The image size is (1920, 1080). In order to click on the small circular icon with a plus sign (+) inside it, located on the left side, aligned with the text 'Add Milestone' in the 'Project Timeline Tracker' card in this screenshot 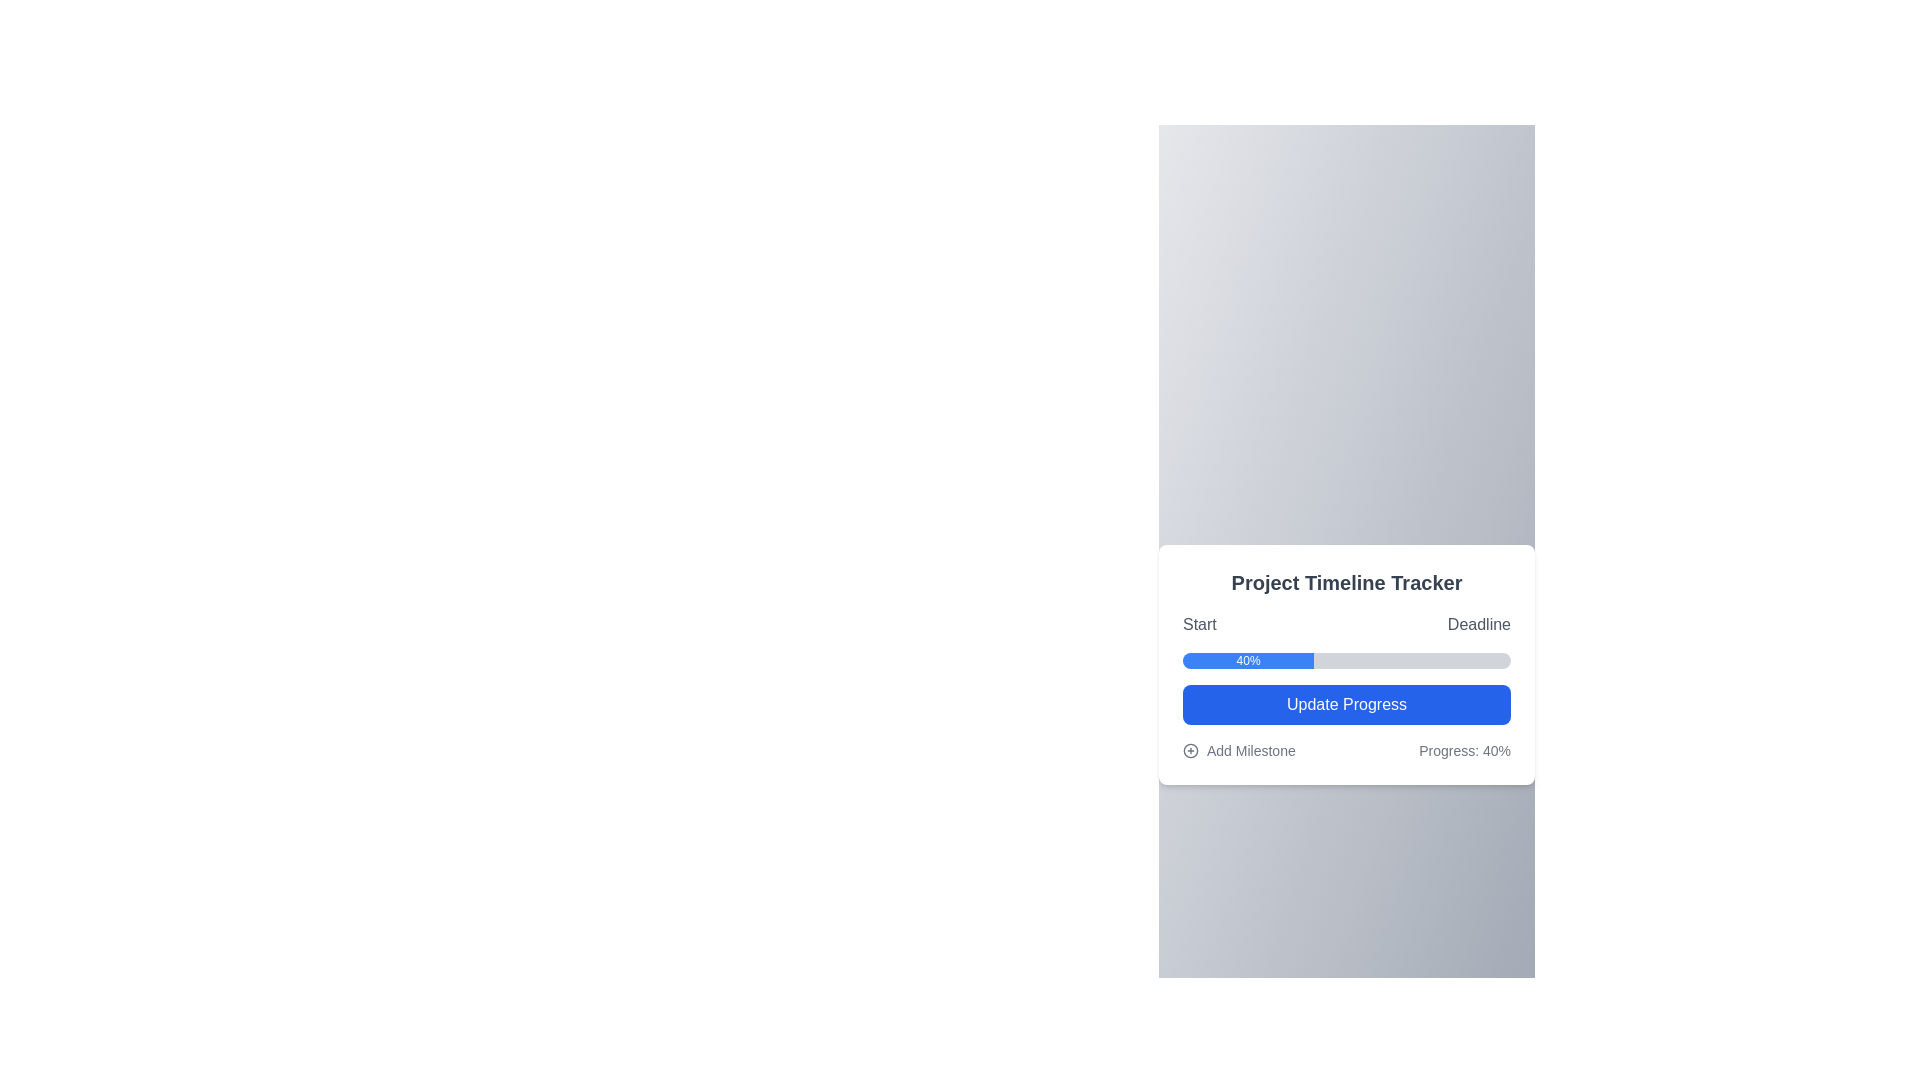, I will do `click(1190, 751)`.